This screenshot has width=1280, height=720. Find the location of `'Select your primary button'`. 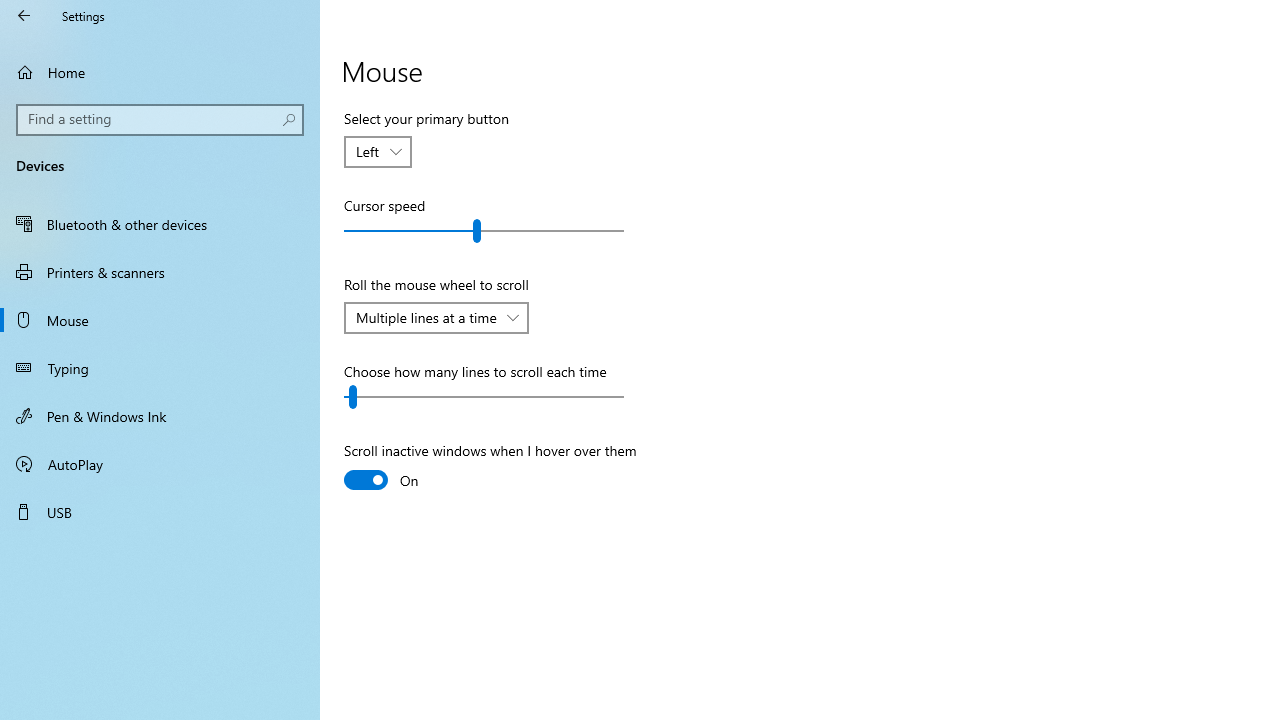

'Select your primary button' is located at coordinates (378, 150).